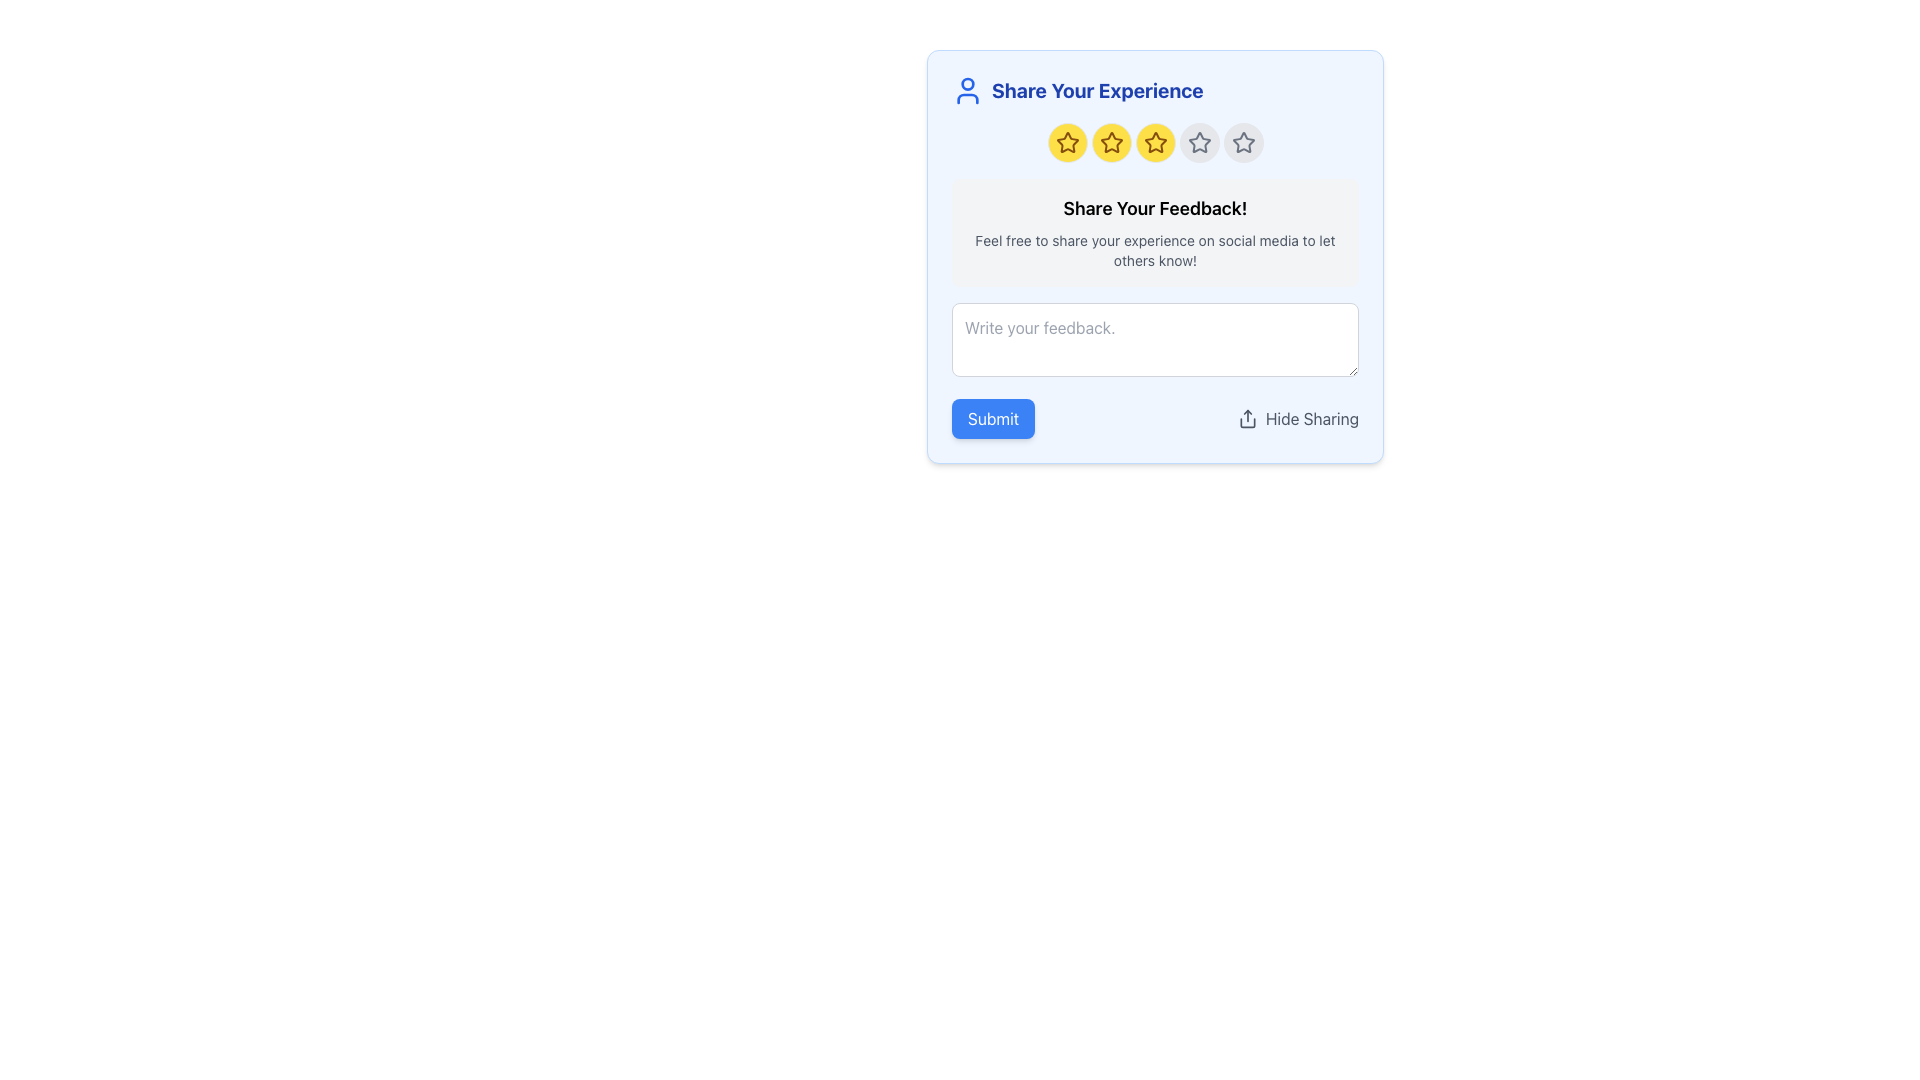 The width and height of the screenshot is (1920, 1080). What do you see at coordinates (1110, 141) in the screenshot?
I see `the second star icon in the 'Share Your Experience' section` at bounding box center [1110, 141].